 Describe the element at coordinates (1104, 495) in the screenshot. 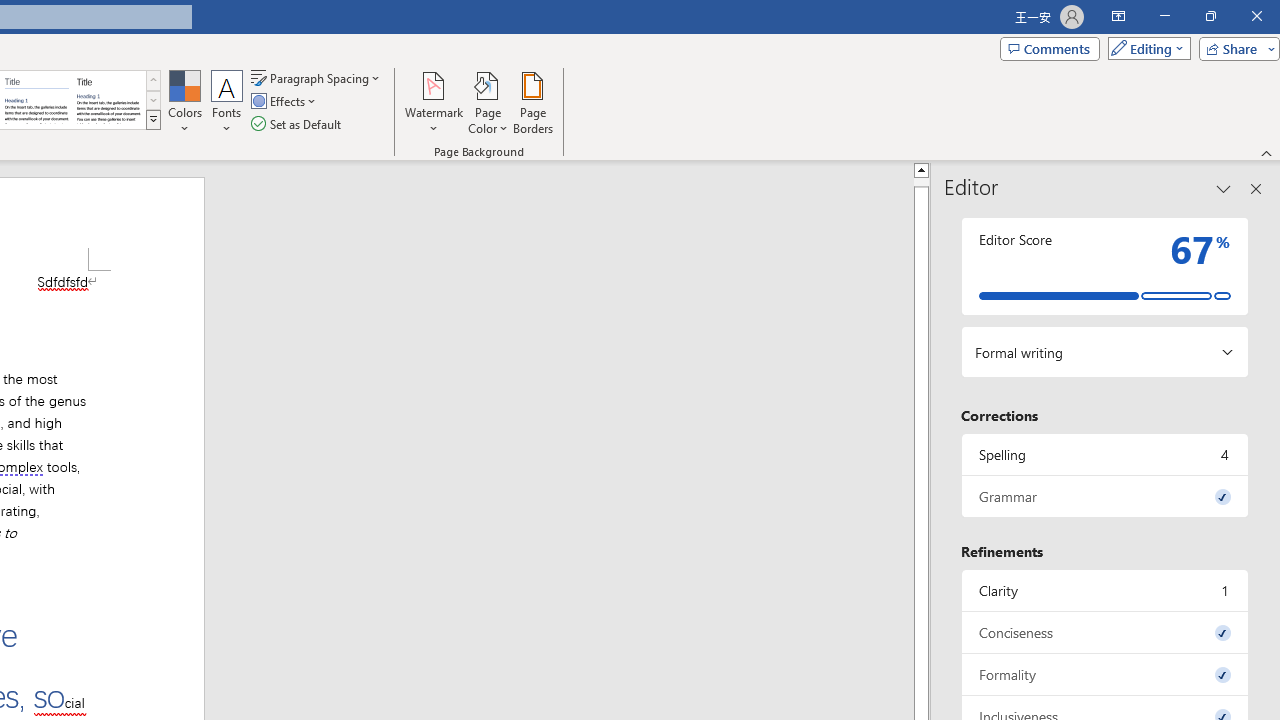

I see `'Grammar, 0 issues. Press space or enter to review items.'` at that location.